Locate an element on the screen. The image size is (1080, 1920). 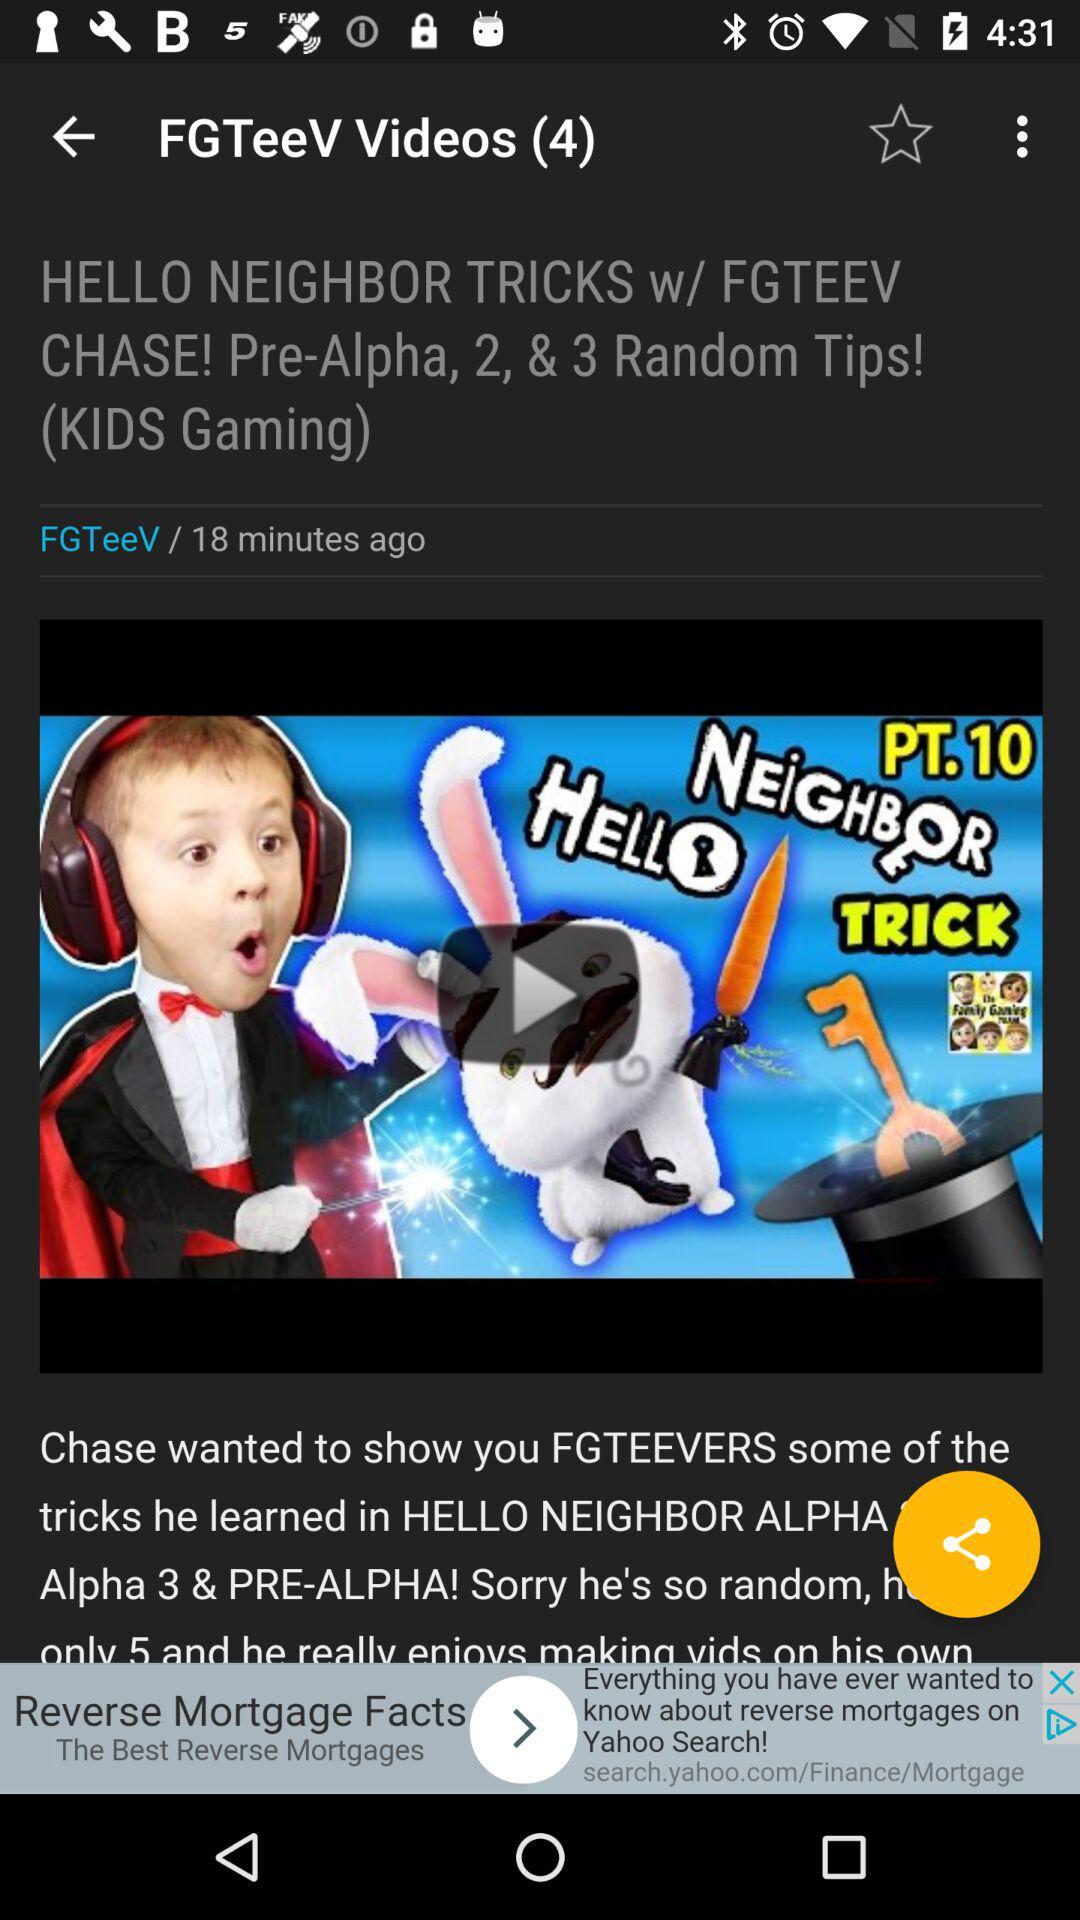
share button is located at coordinates (965, 1543).